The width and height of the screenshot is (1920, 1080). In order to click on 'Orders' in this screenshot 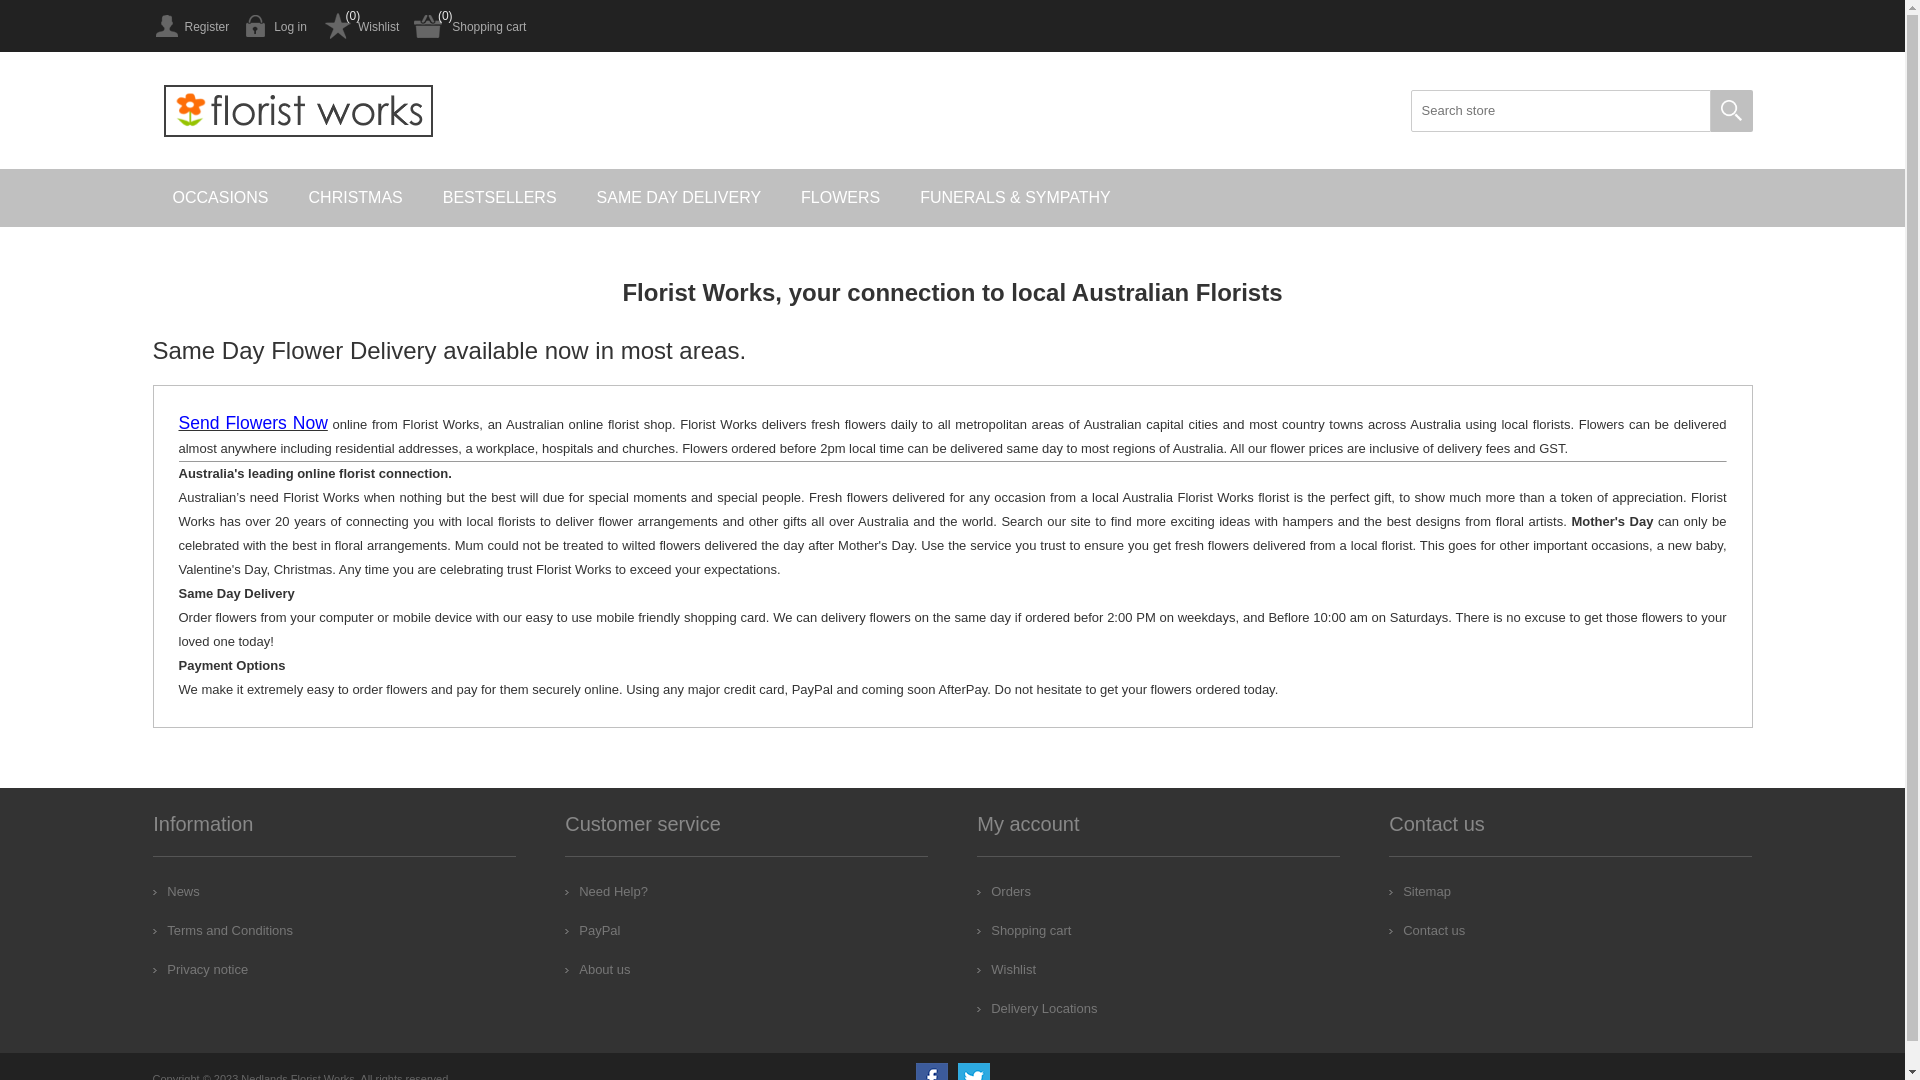, I will do `click(1003, 890)`.